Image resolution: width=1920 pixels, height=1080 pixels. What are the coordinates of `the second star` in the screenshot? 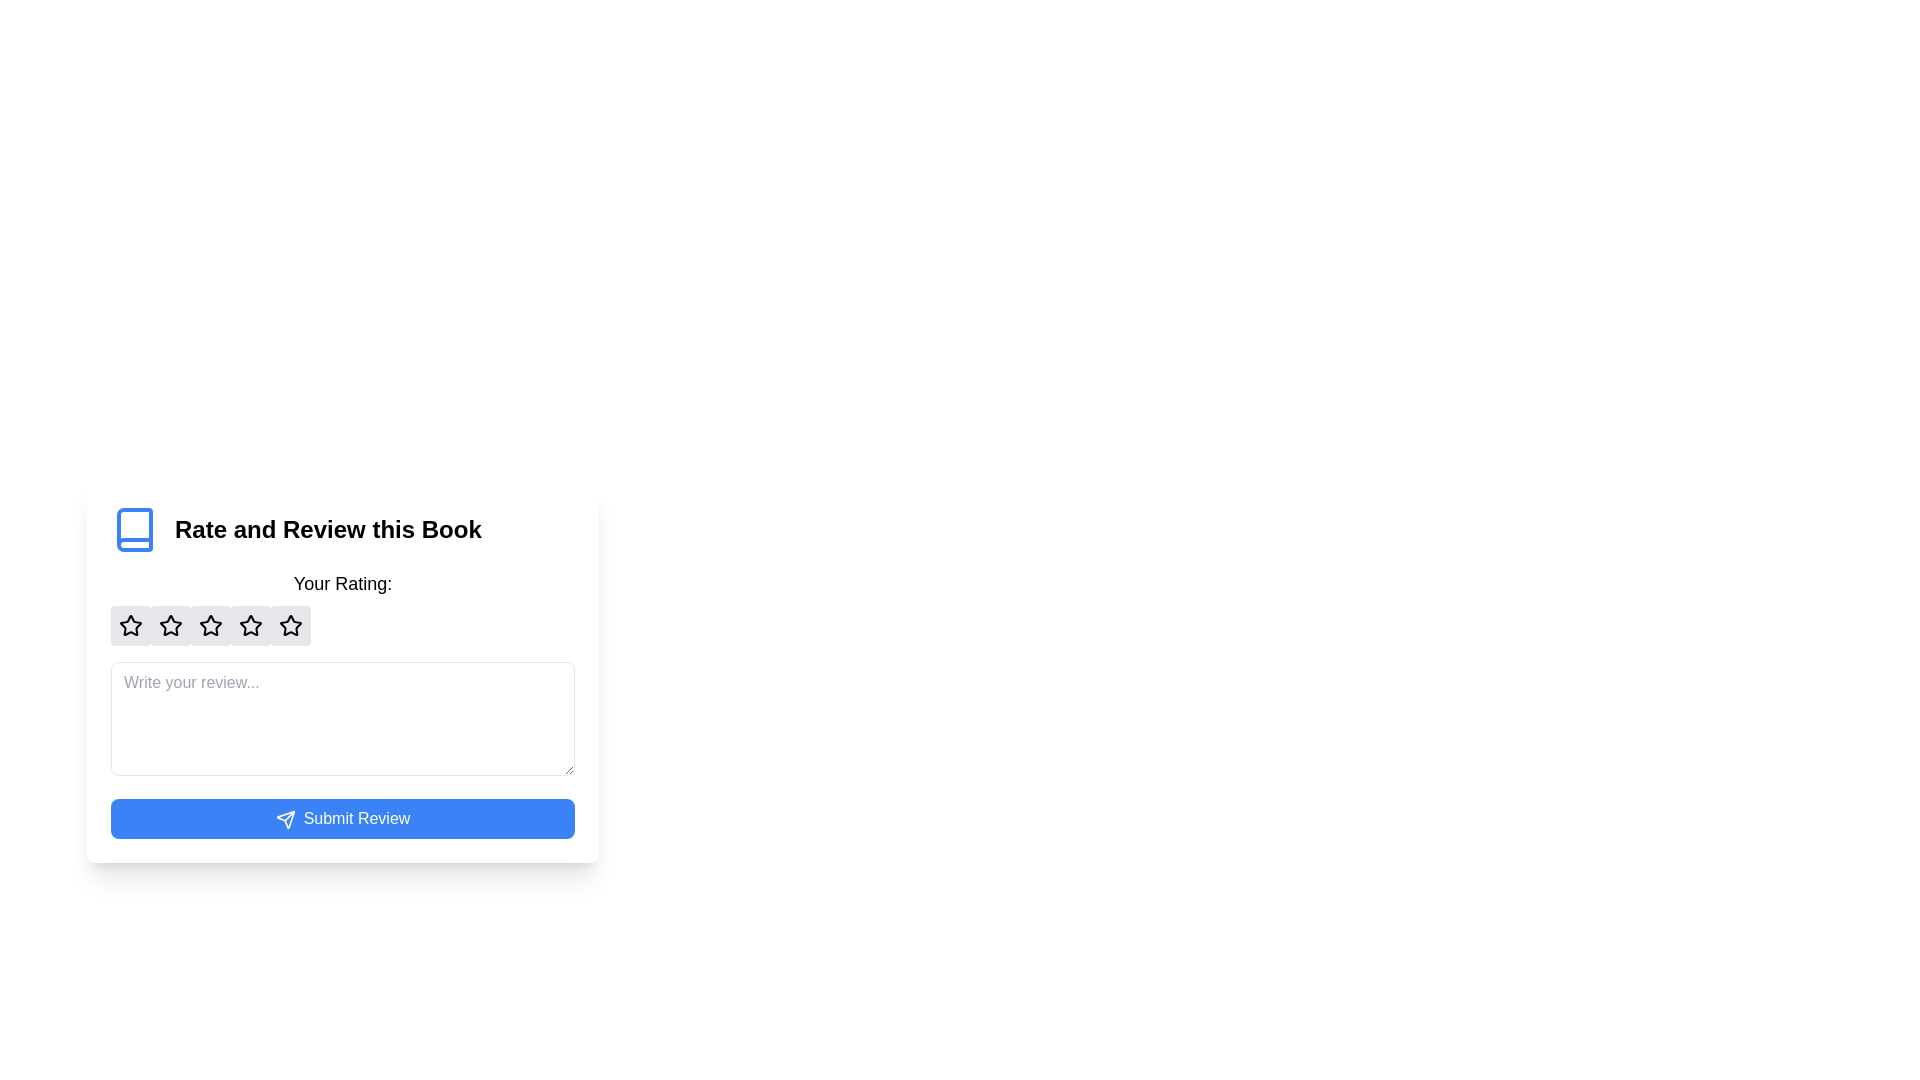 It's located at (249, 624).